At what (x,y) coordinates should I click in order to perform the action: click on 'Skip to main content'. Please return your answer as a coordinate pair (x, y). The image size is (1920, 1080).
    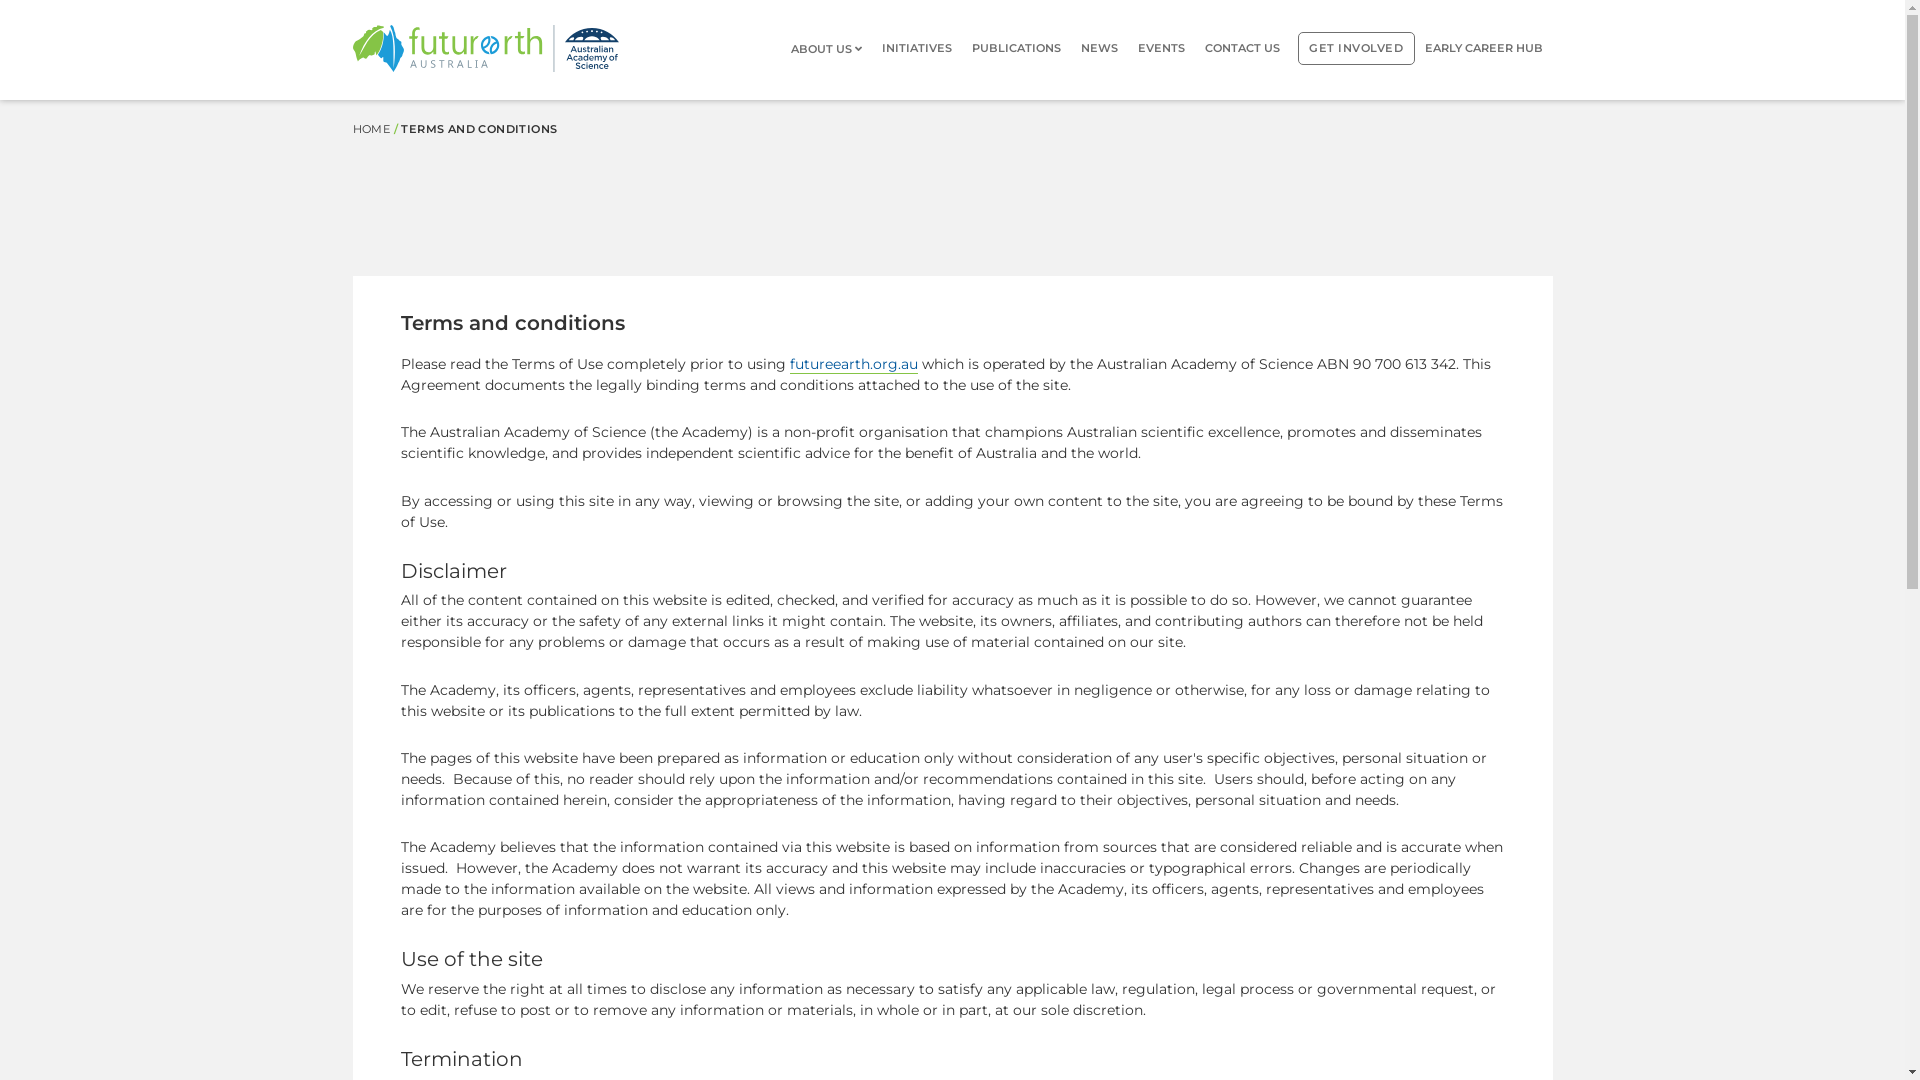
    Looking at the image, I should click on (0, 100).